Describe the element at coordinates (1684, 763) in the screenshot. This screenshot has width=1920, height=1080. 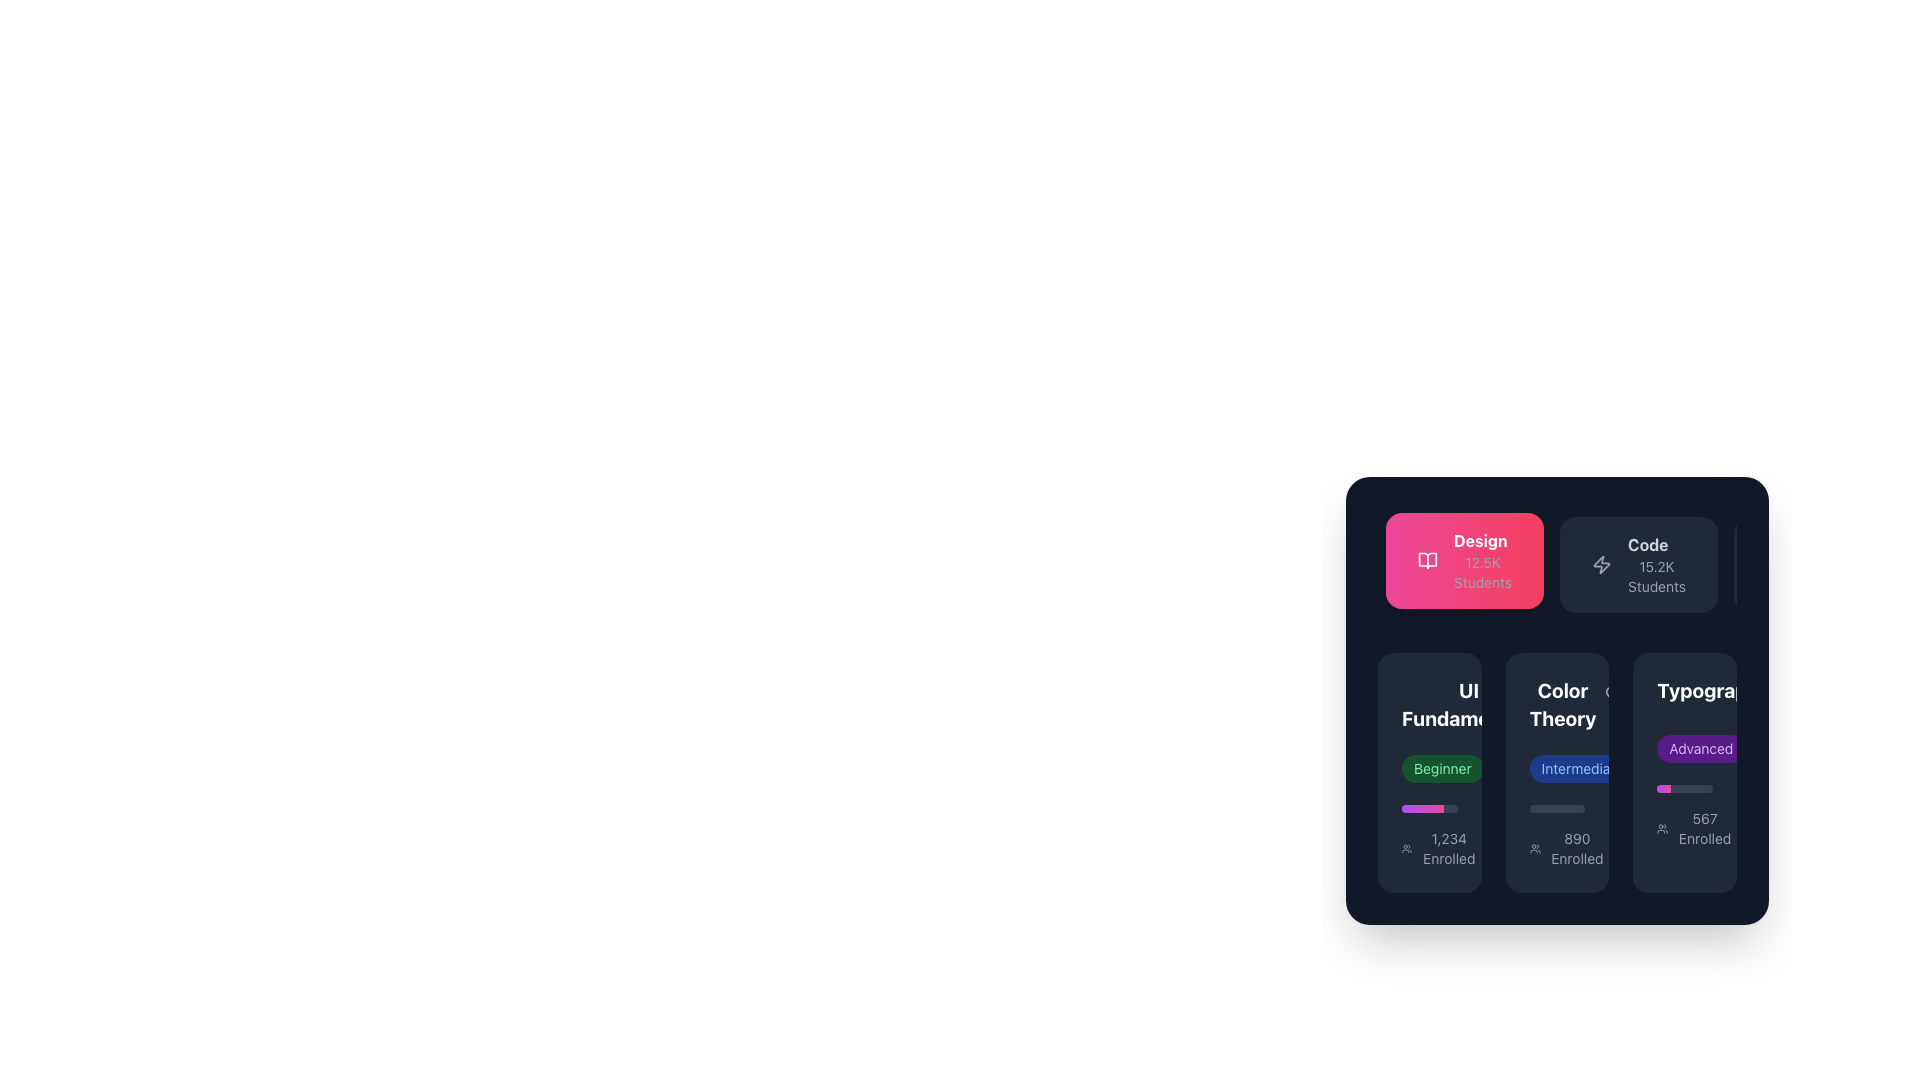
I see `the 'Advanced' label, which is a rounded purple badge with white text, prominently displayed on a dark background within the 'Typography' course card` at that location.